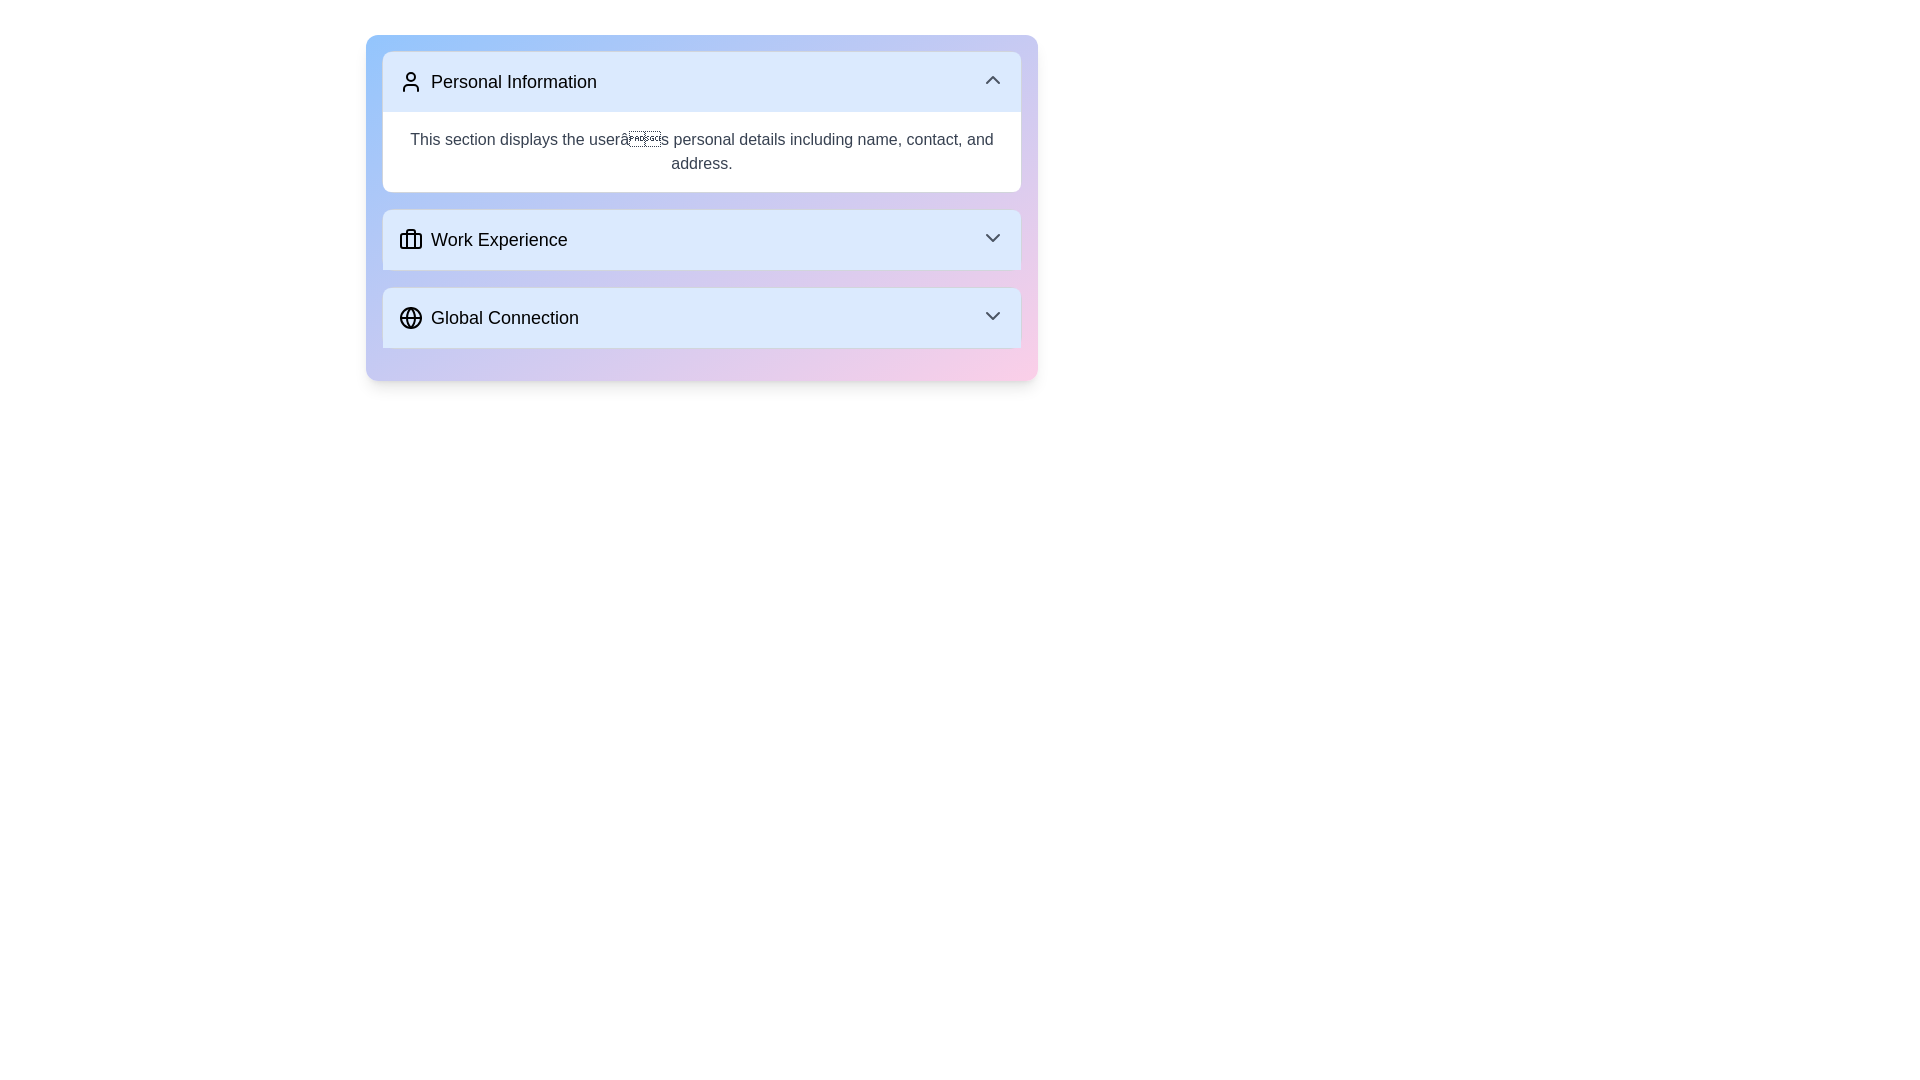 The width and height of the screenshot is (1920, 1080). Describe the element at coordinates (483, 238) in the screenshot. I see `the header label for the work experience section, located to the left of the briefcase icon in the collapsible component under 'Personal Information'` at that location.